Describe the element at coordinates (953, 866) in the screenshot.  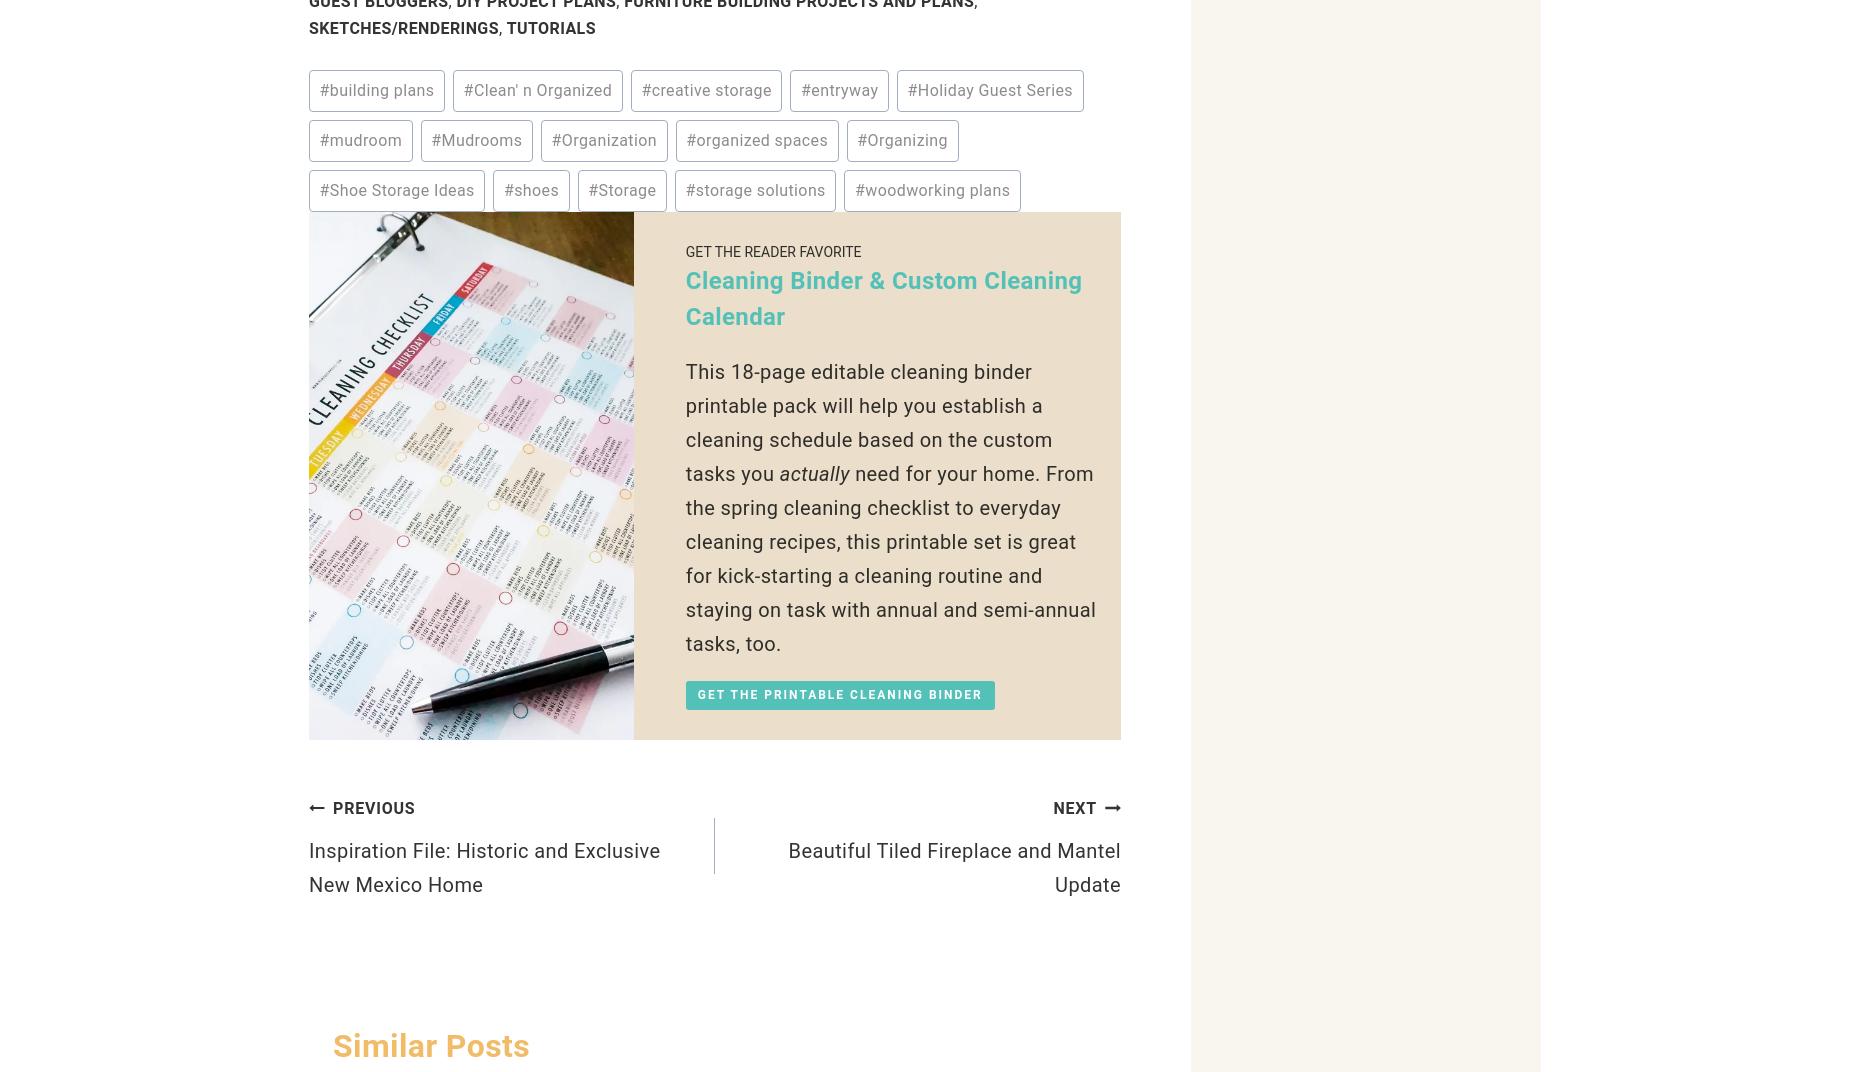
I see `'Beautiful Tiled Fireplace and Mantel Update'` at that location.